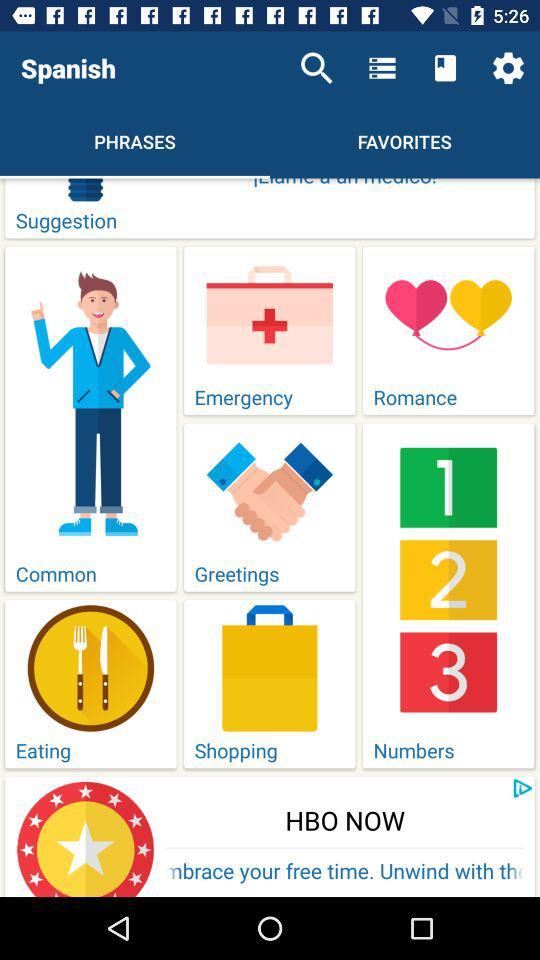 This screenshot has width=540, height=960. I want to click on the icon above favorites, so click(445, 68).